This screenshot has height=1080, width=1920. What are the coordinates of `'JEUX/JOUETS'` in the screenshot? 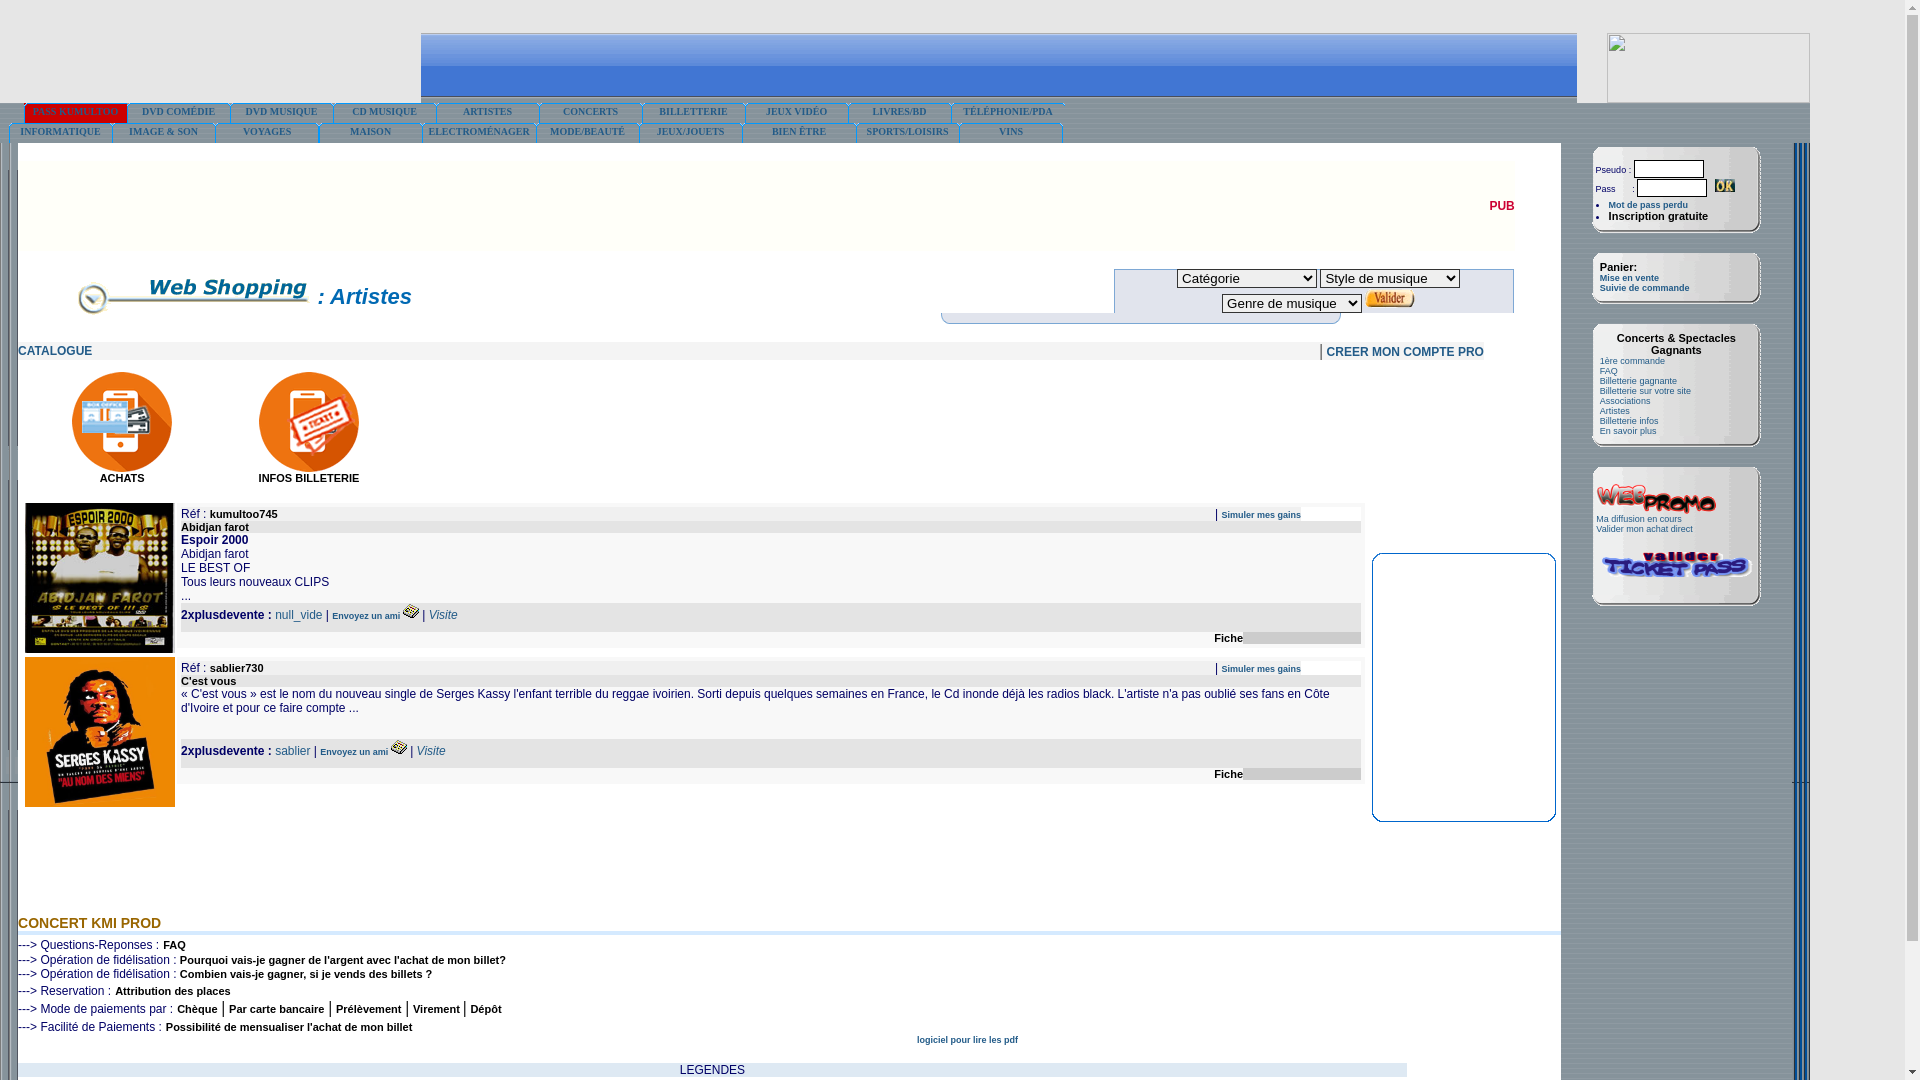 It's located at (690, 132).